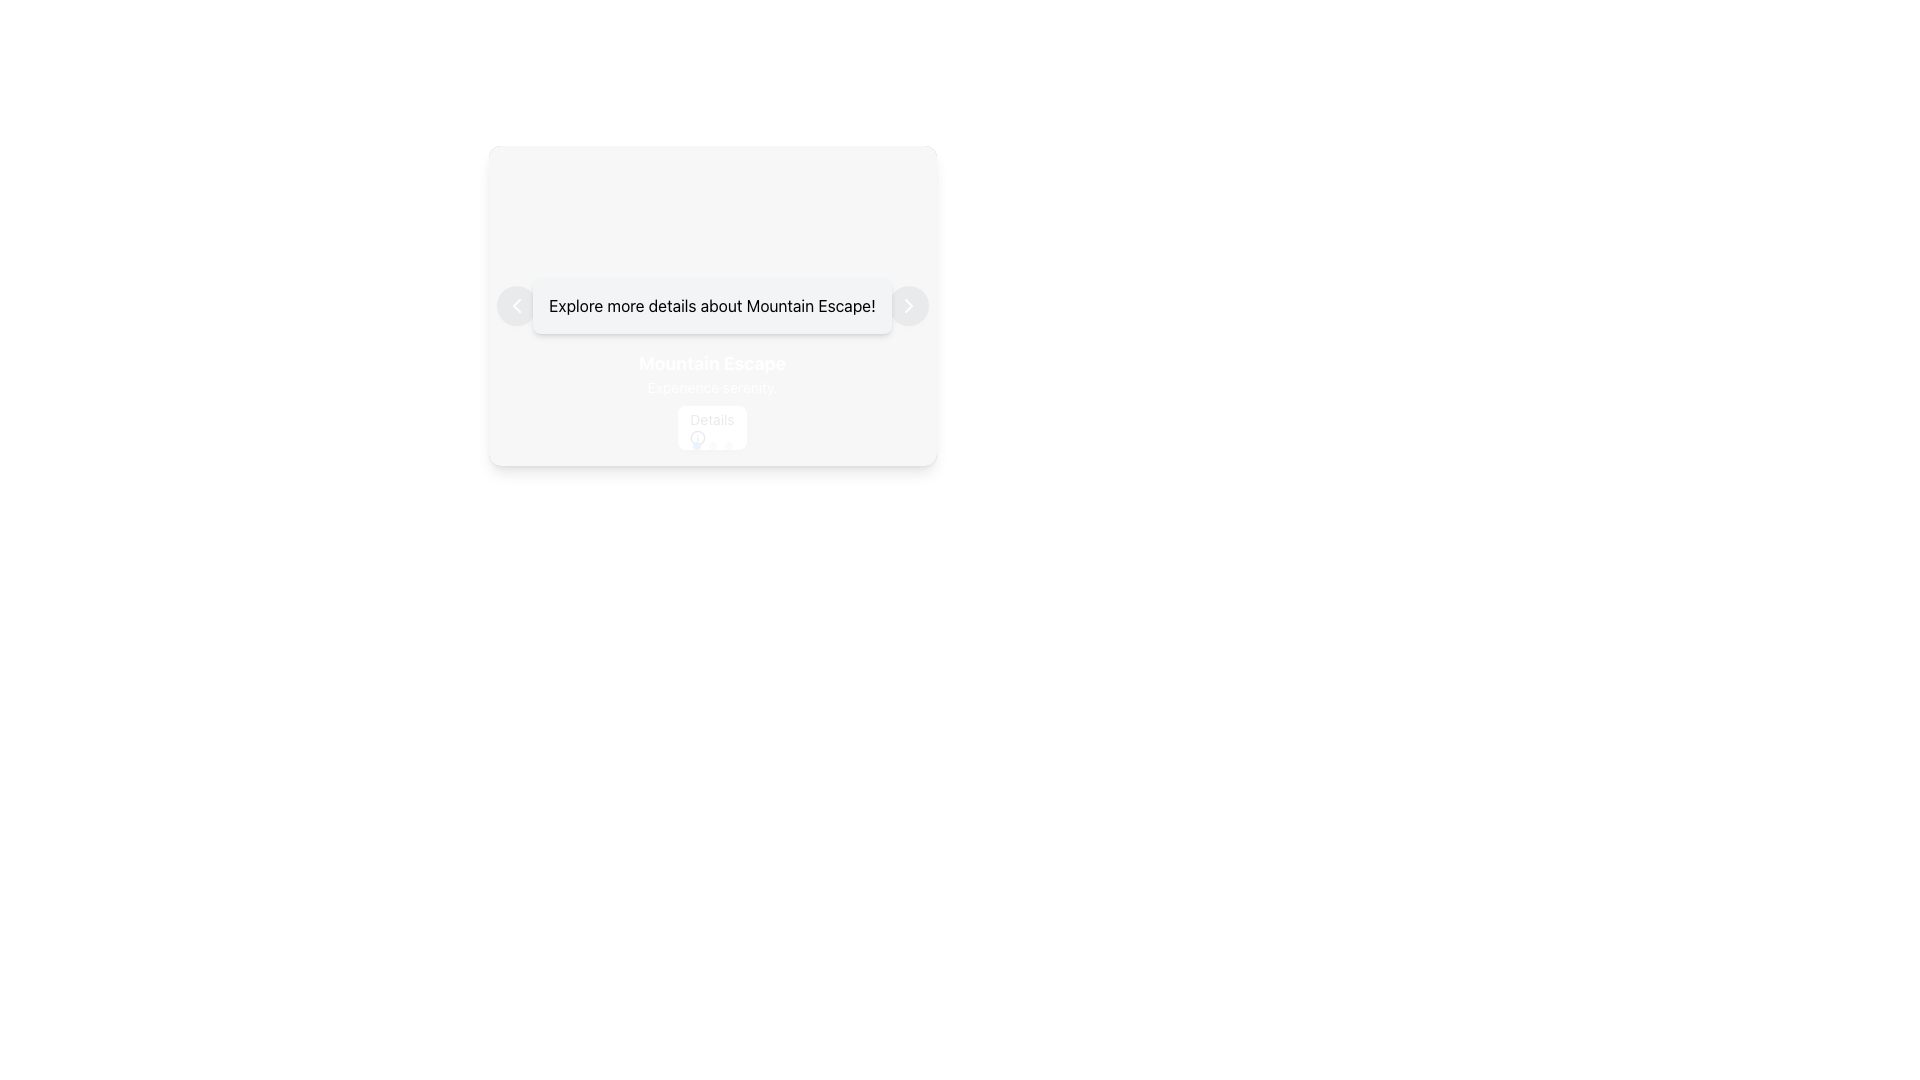 The width and height of the screenshot is (1920, 1080). I want to click on the second gray circle of the Pagination Indicator located at the bottom of the 'Mountain Escape' card, so click(712, 445).